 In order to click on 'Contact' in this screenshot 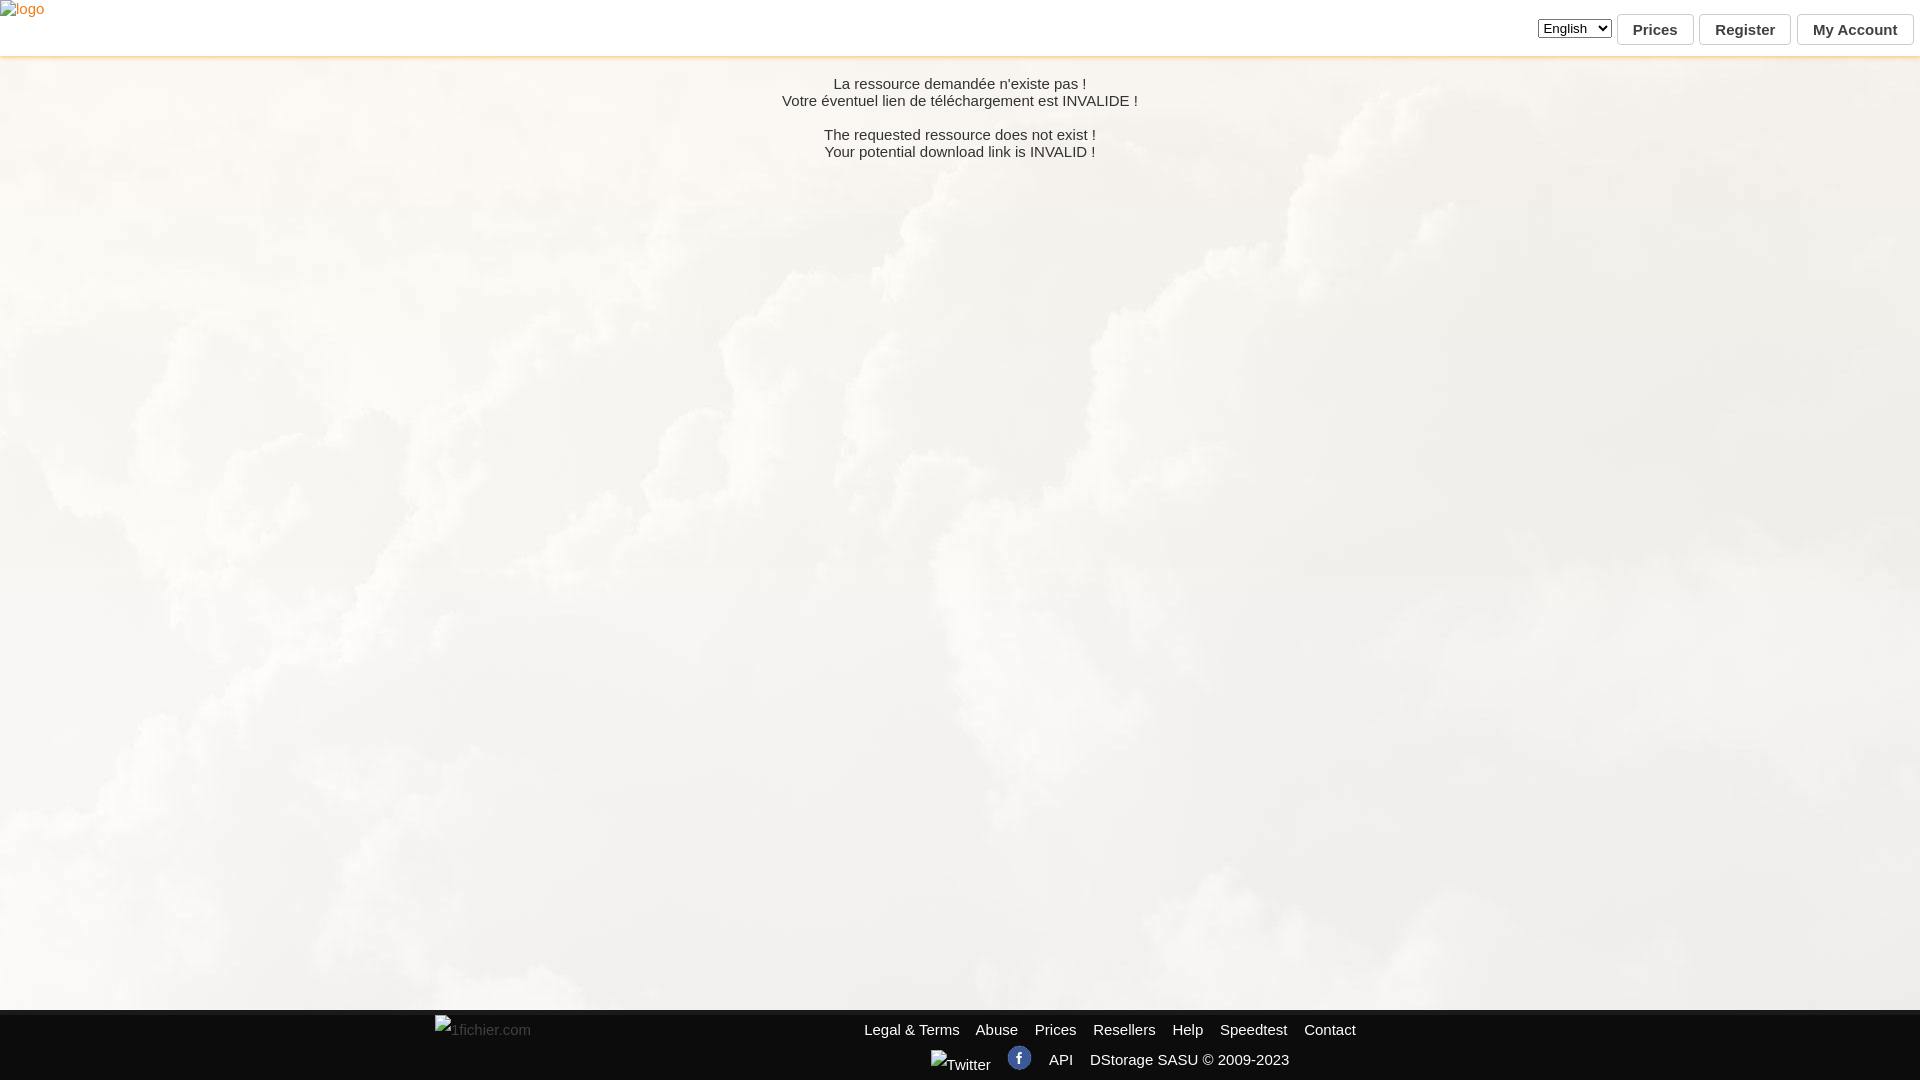, I will do `click(1329, 1029)`.